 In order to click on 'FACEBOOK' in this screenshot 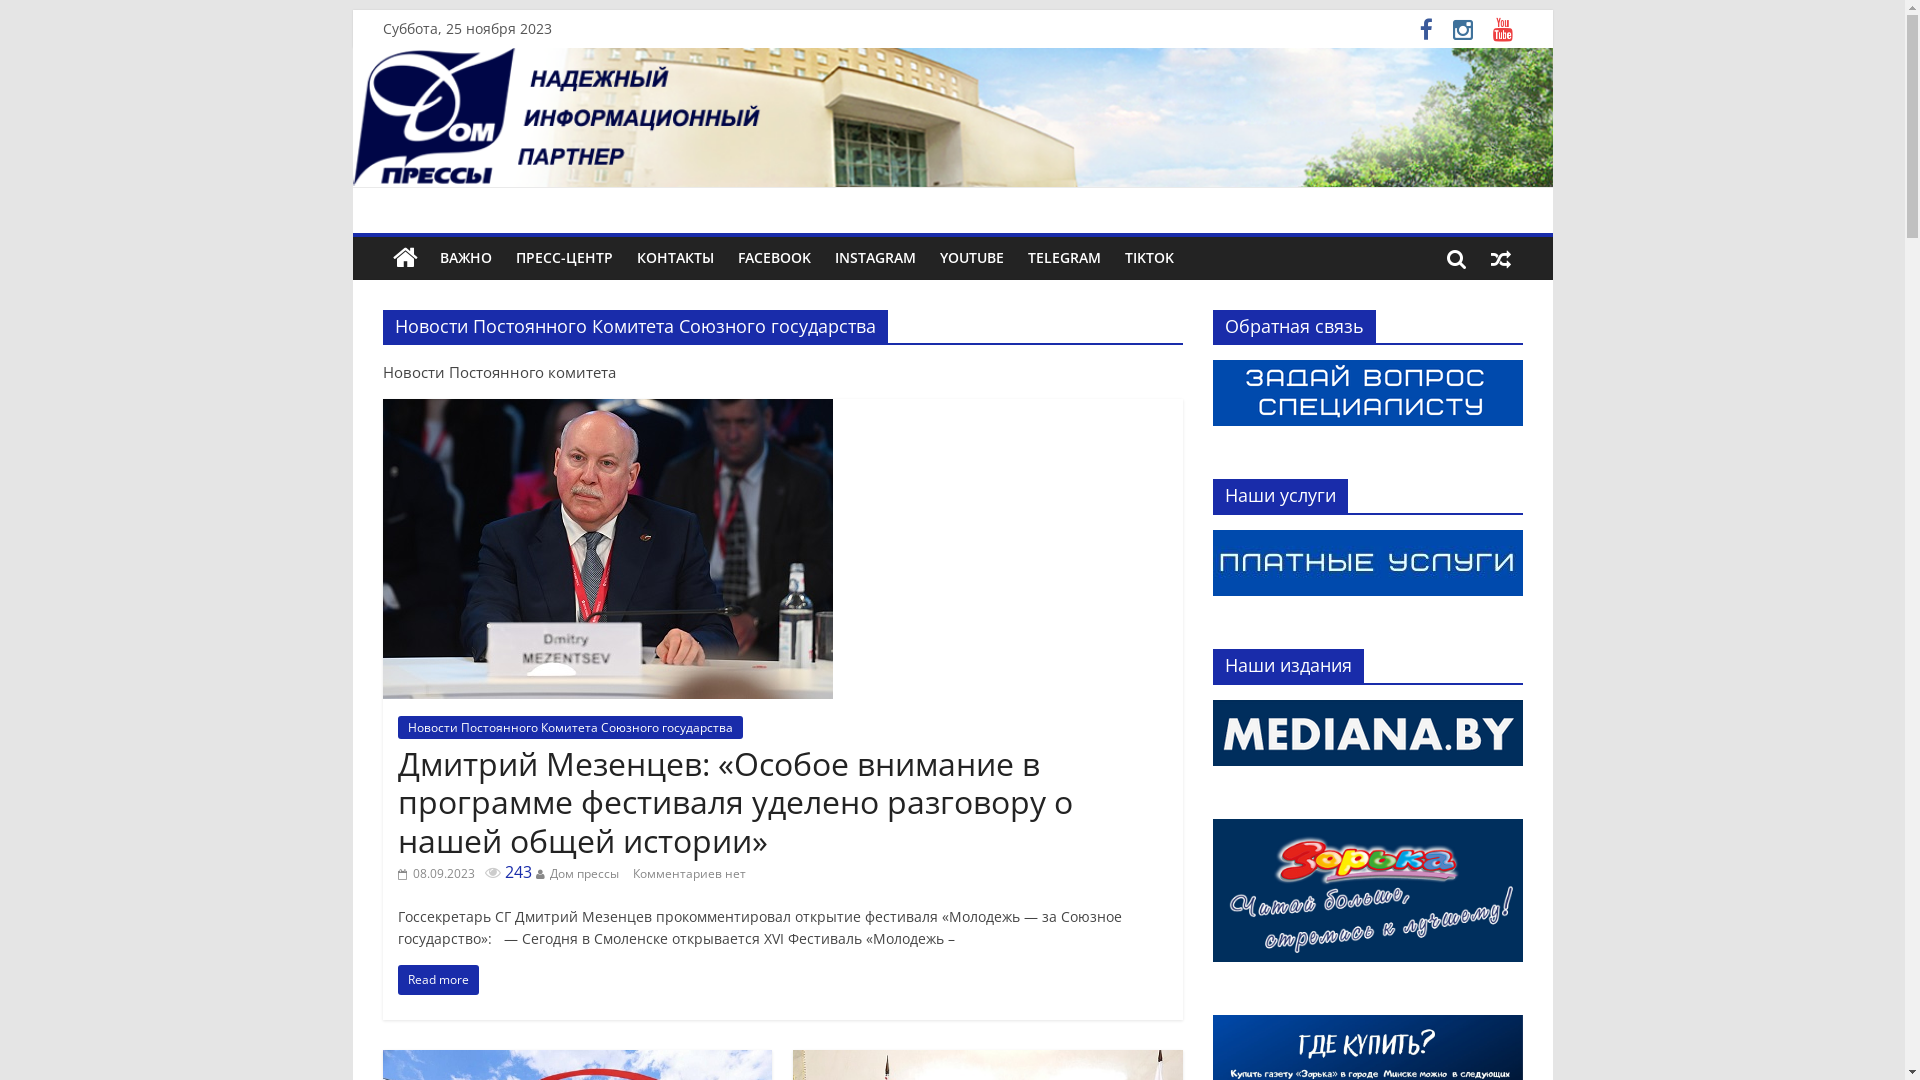, I will do `click(773, 257)`.